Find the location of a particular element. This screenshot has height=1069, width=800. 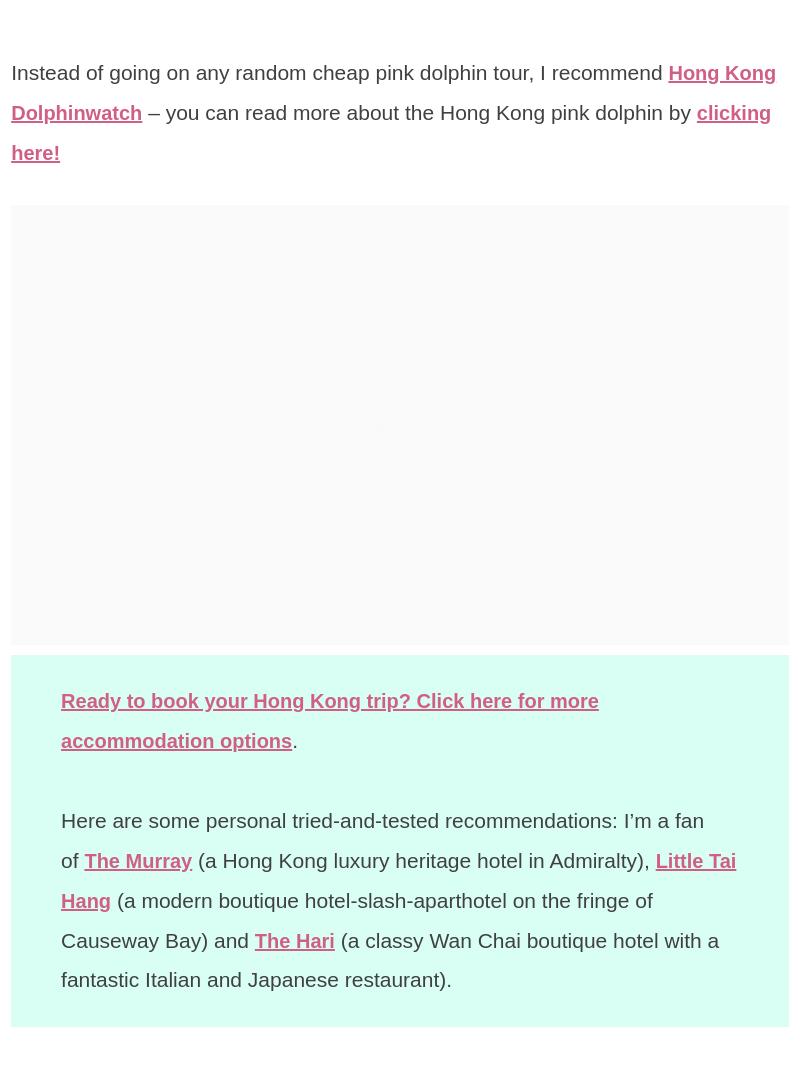

'.' is located at coordinates (305, 739).